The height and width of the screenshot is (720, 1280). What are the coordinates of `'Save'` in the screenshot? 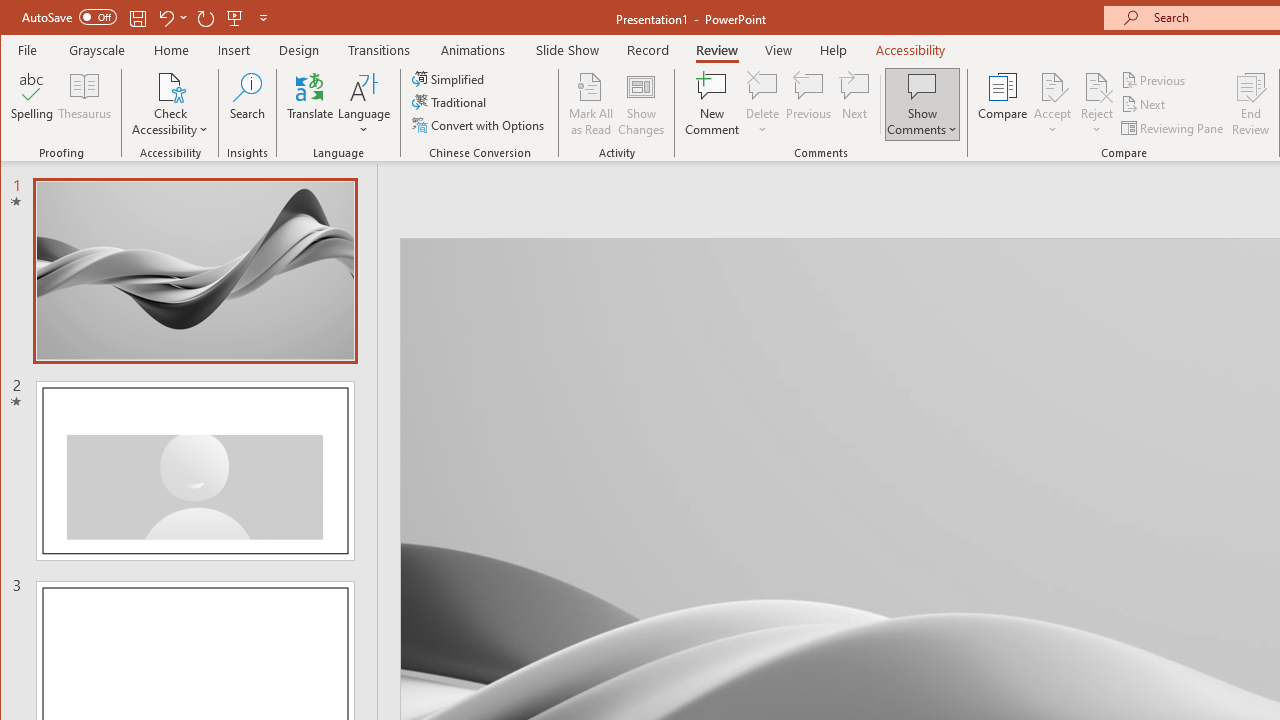 It's located at (137, 17).